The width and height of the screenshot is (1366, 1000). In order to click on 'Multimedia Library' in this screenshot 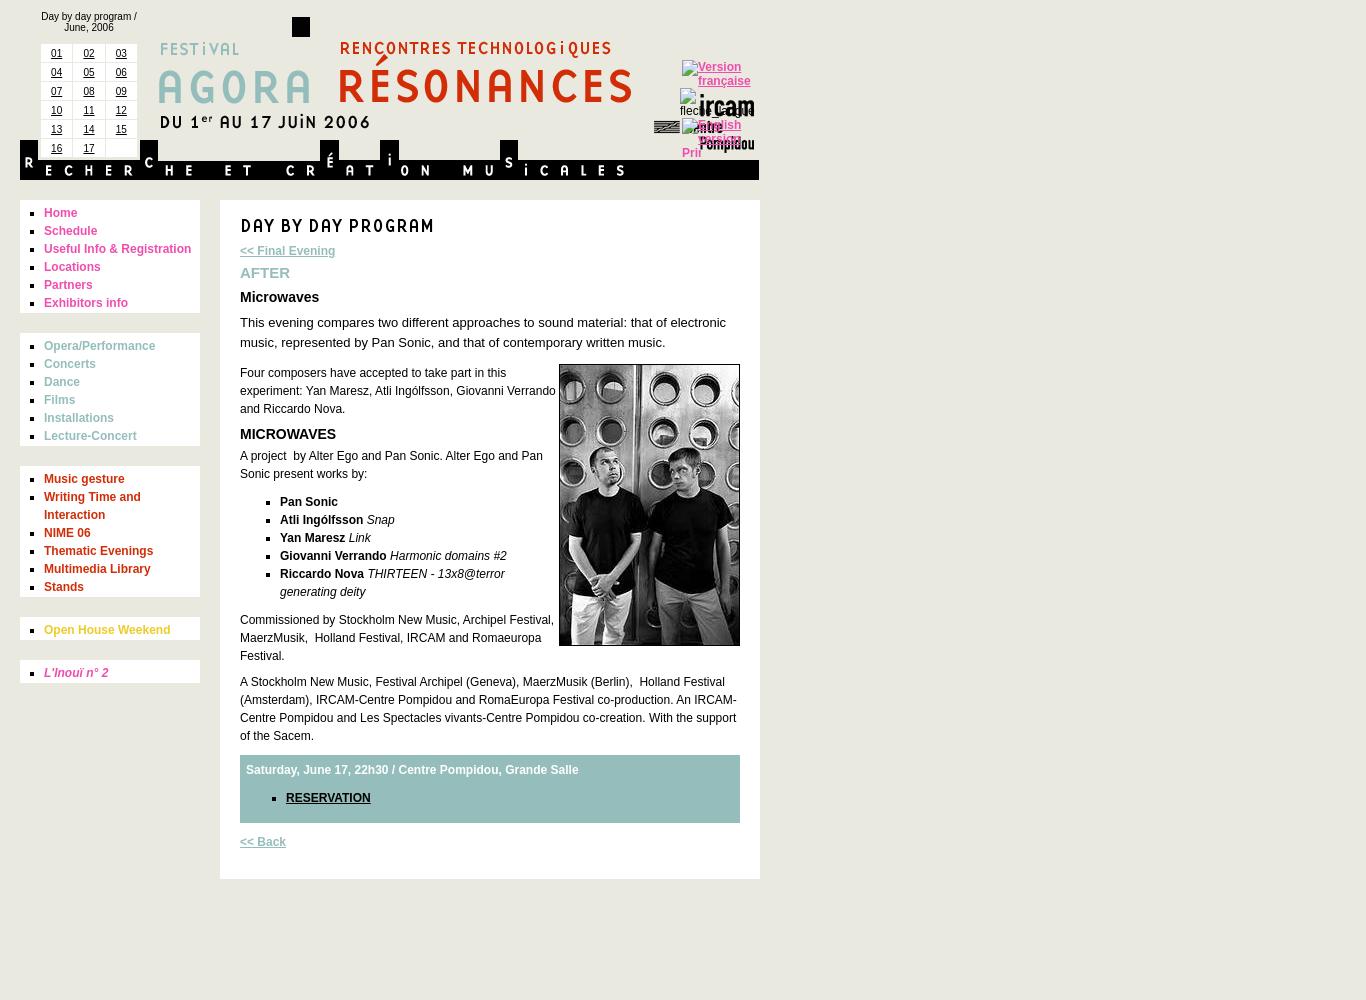, I will do `click(43, 568)`.